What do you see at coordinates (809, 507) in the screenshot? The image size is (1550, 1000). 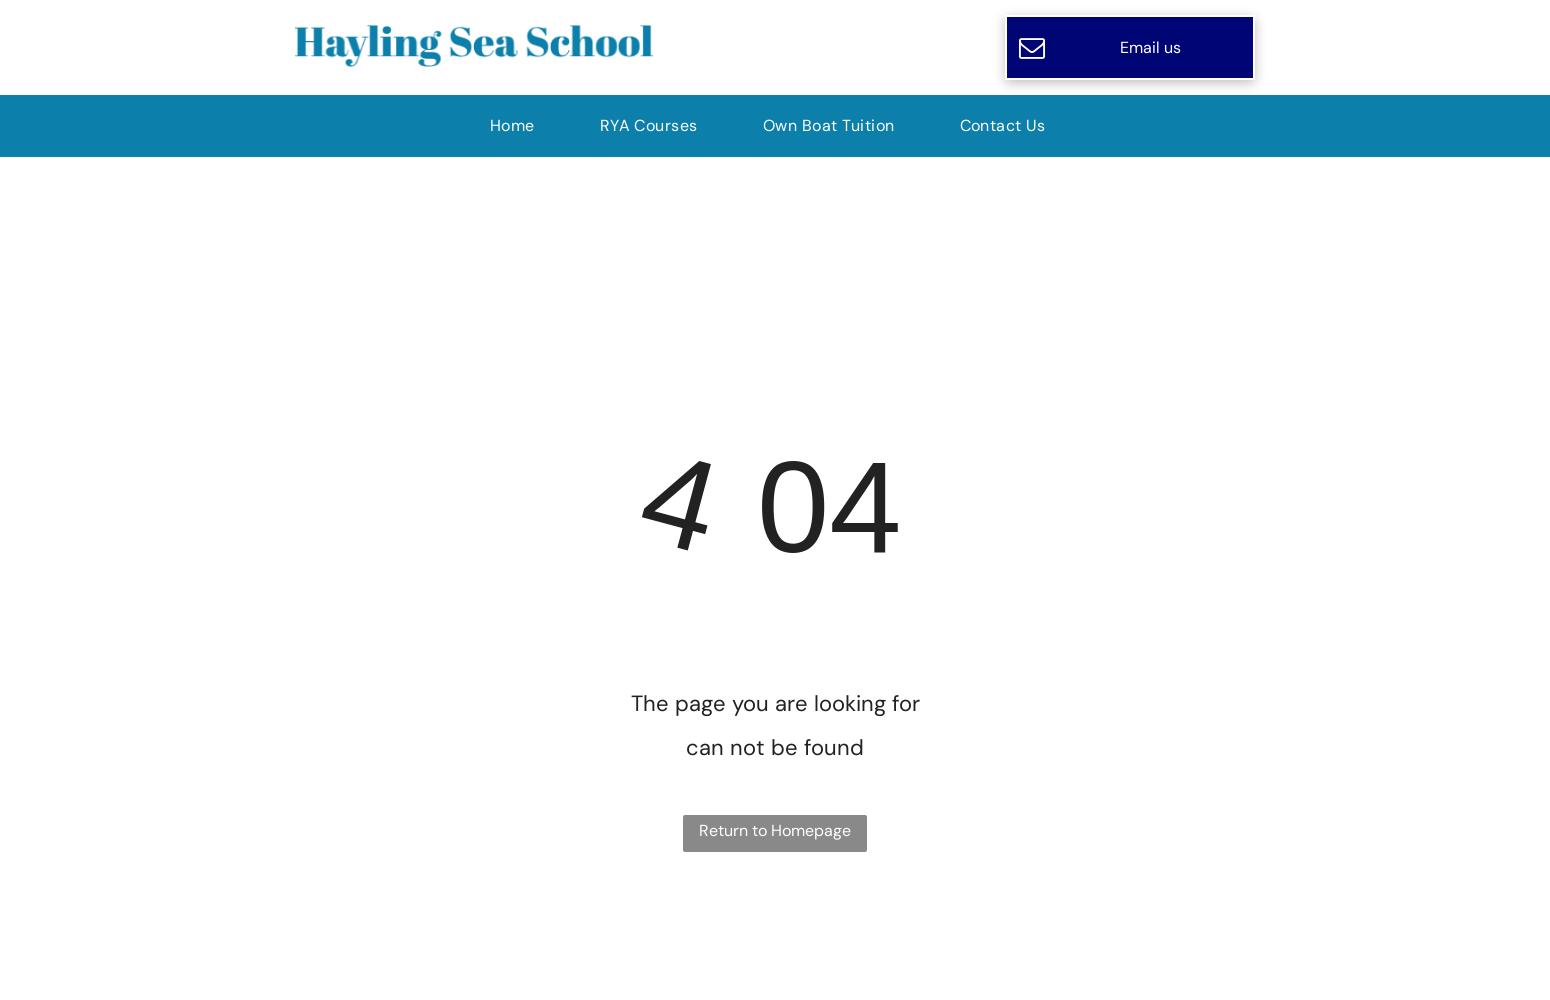 I see `'04'` at bounding box center [809, 507].